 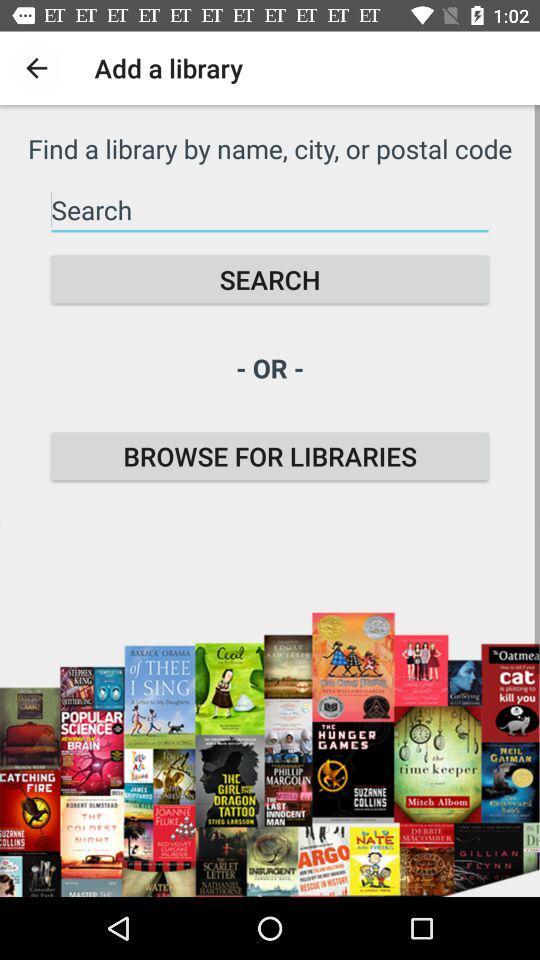 What do you see at coordinates (270, 456) in the screenshot?
I see `the browse for libraries` at bounding box center [270, 456].